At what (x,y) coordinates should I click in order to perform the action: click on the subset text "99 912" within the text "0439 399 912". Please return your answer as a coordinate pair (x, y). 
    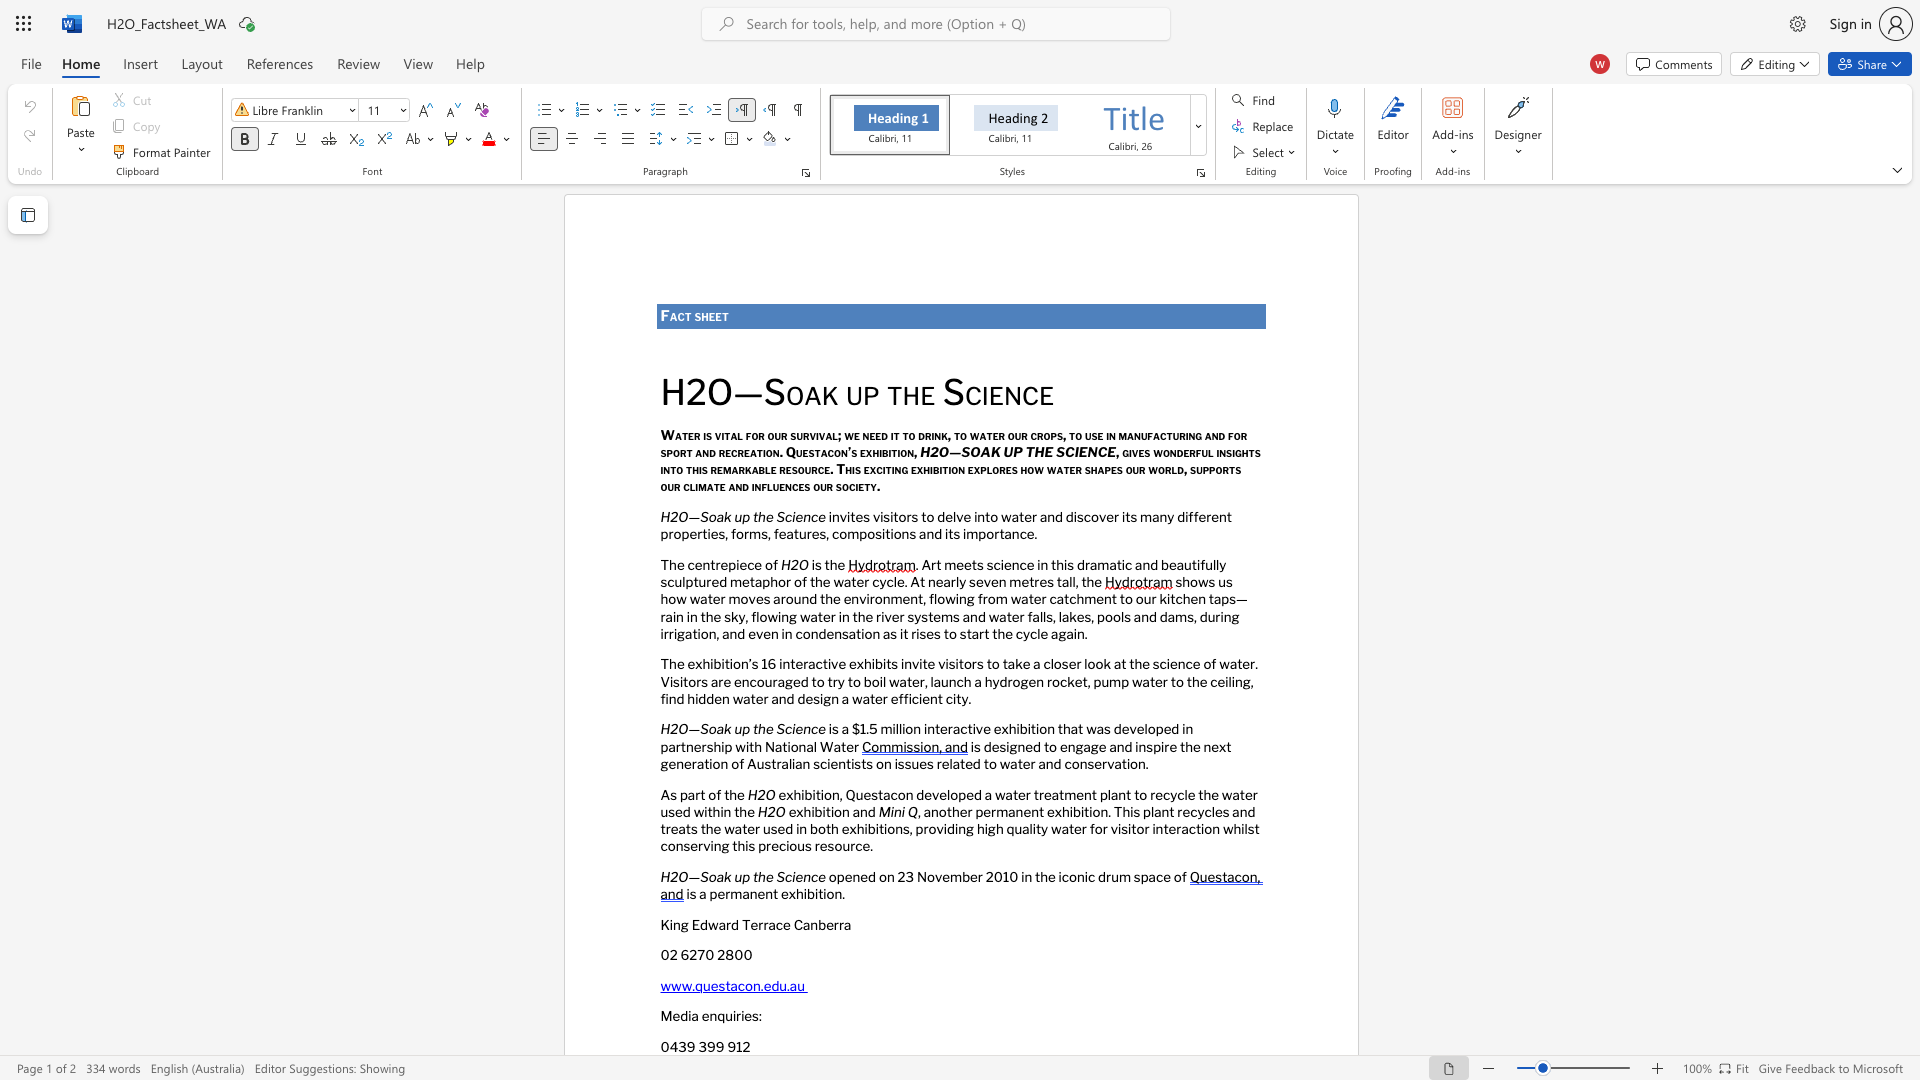
    Looking at the image, I should click on (707, 1046).